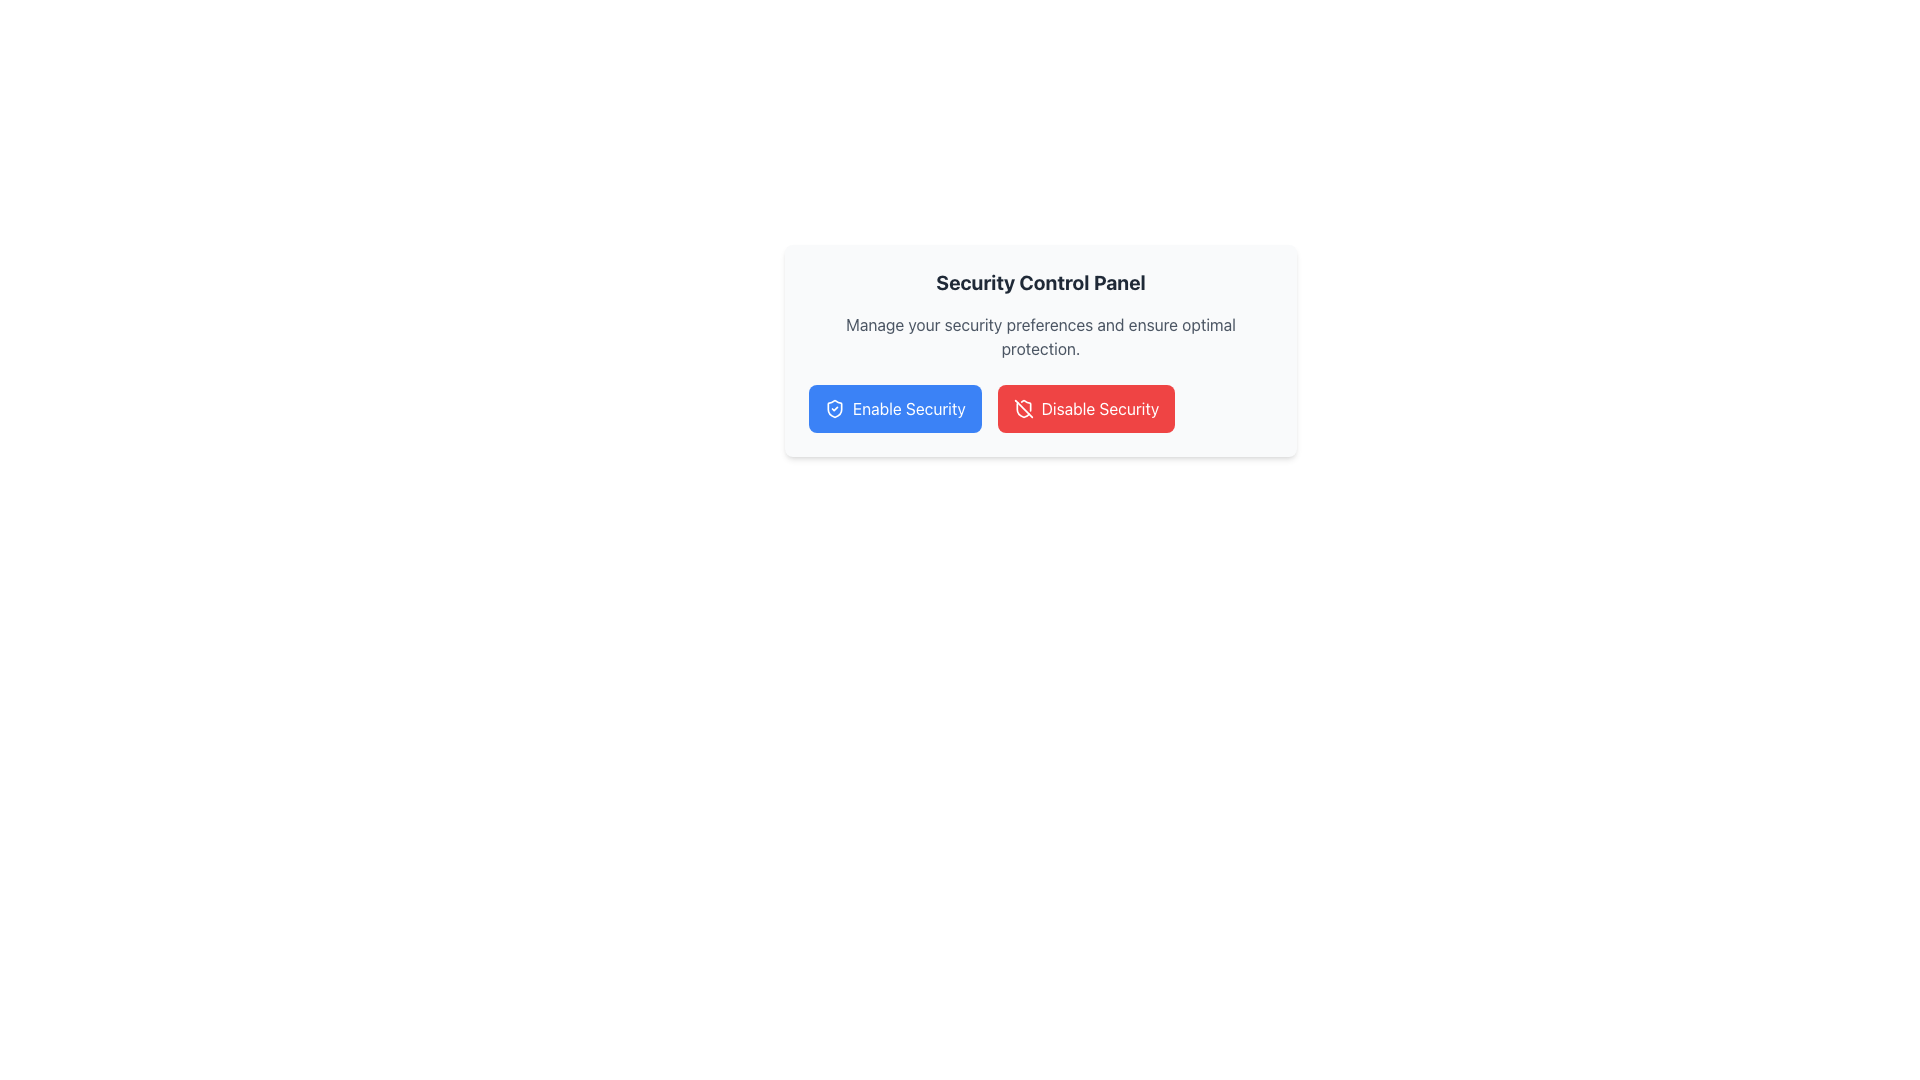 This screenshot has height=1080, width=1920. I want to click on the shield icon with a checkmark inside, which is located next to the 'Enable Security' button, so click(835, 407).